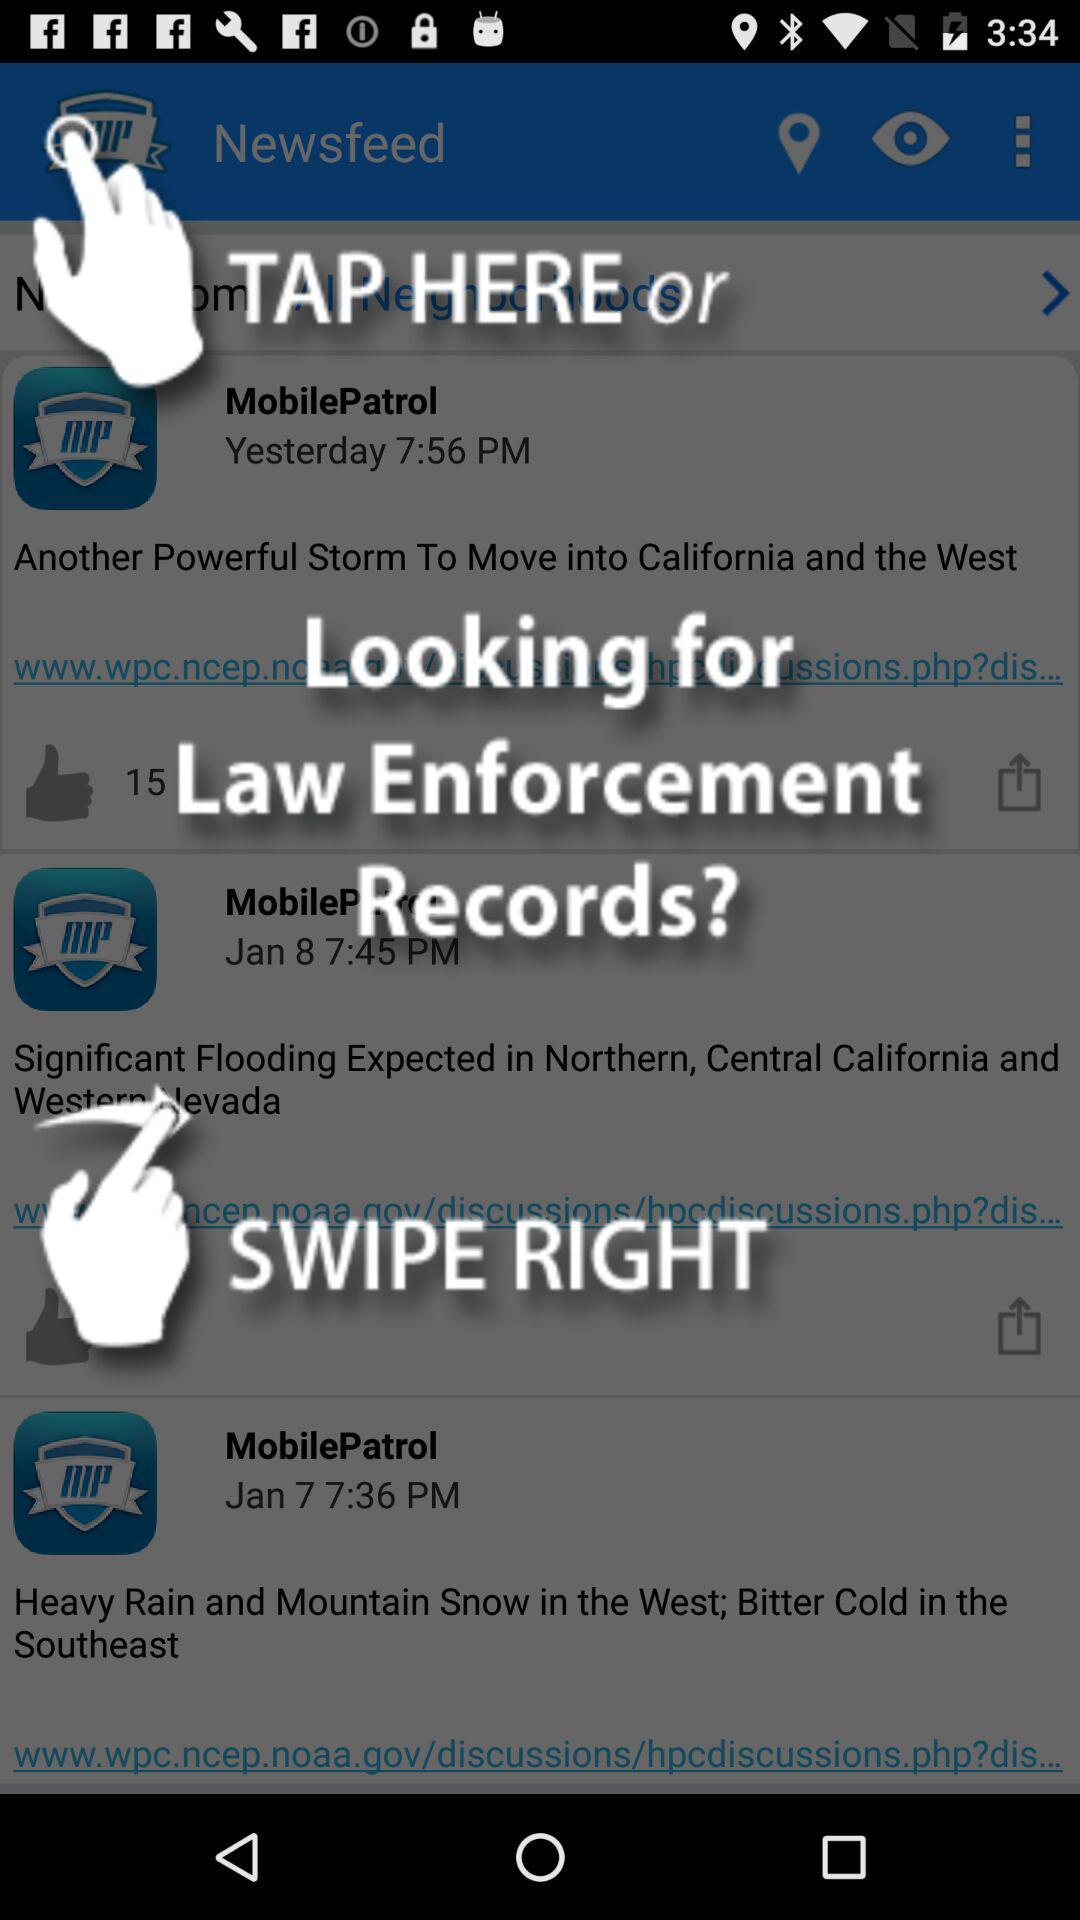 The height and width of the screenshot is (1920, 1080). I want to click on share the article, so click(1020, 779).